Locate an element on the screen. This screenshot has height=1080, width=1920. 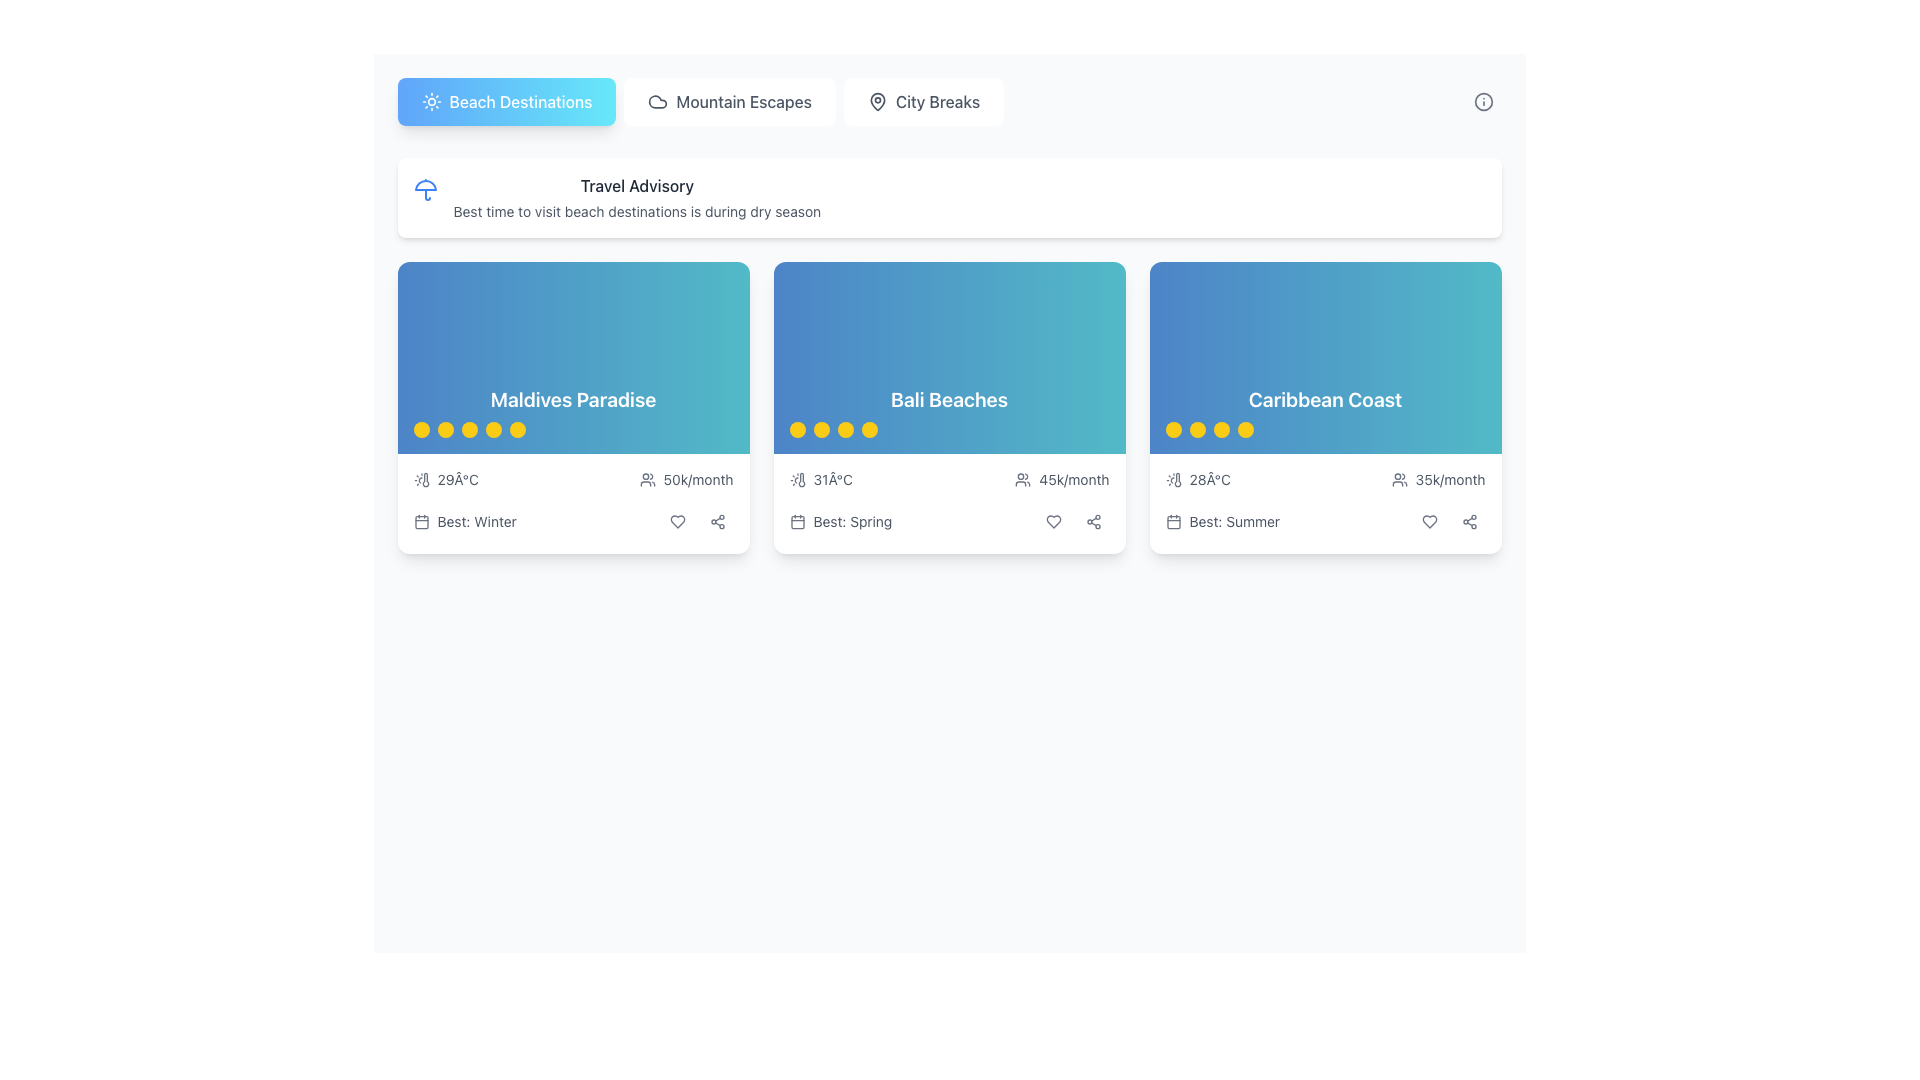
the fourth yellow circle in the 'Caribbean Coast' section, which serves as a status indicator is located at coordinates (1244, 428).